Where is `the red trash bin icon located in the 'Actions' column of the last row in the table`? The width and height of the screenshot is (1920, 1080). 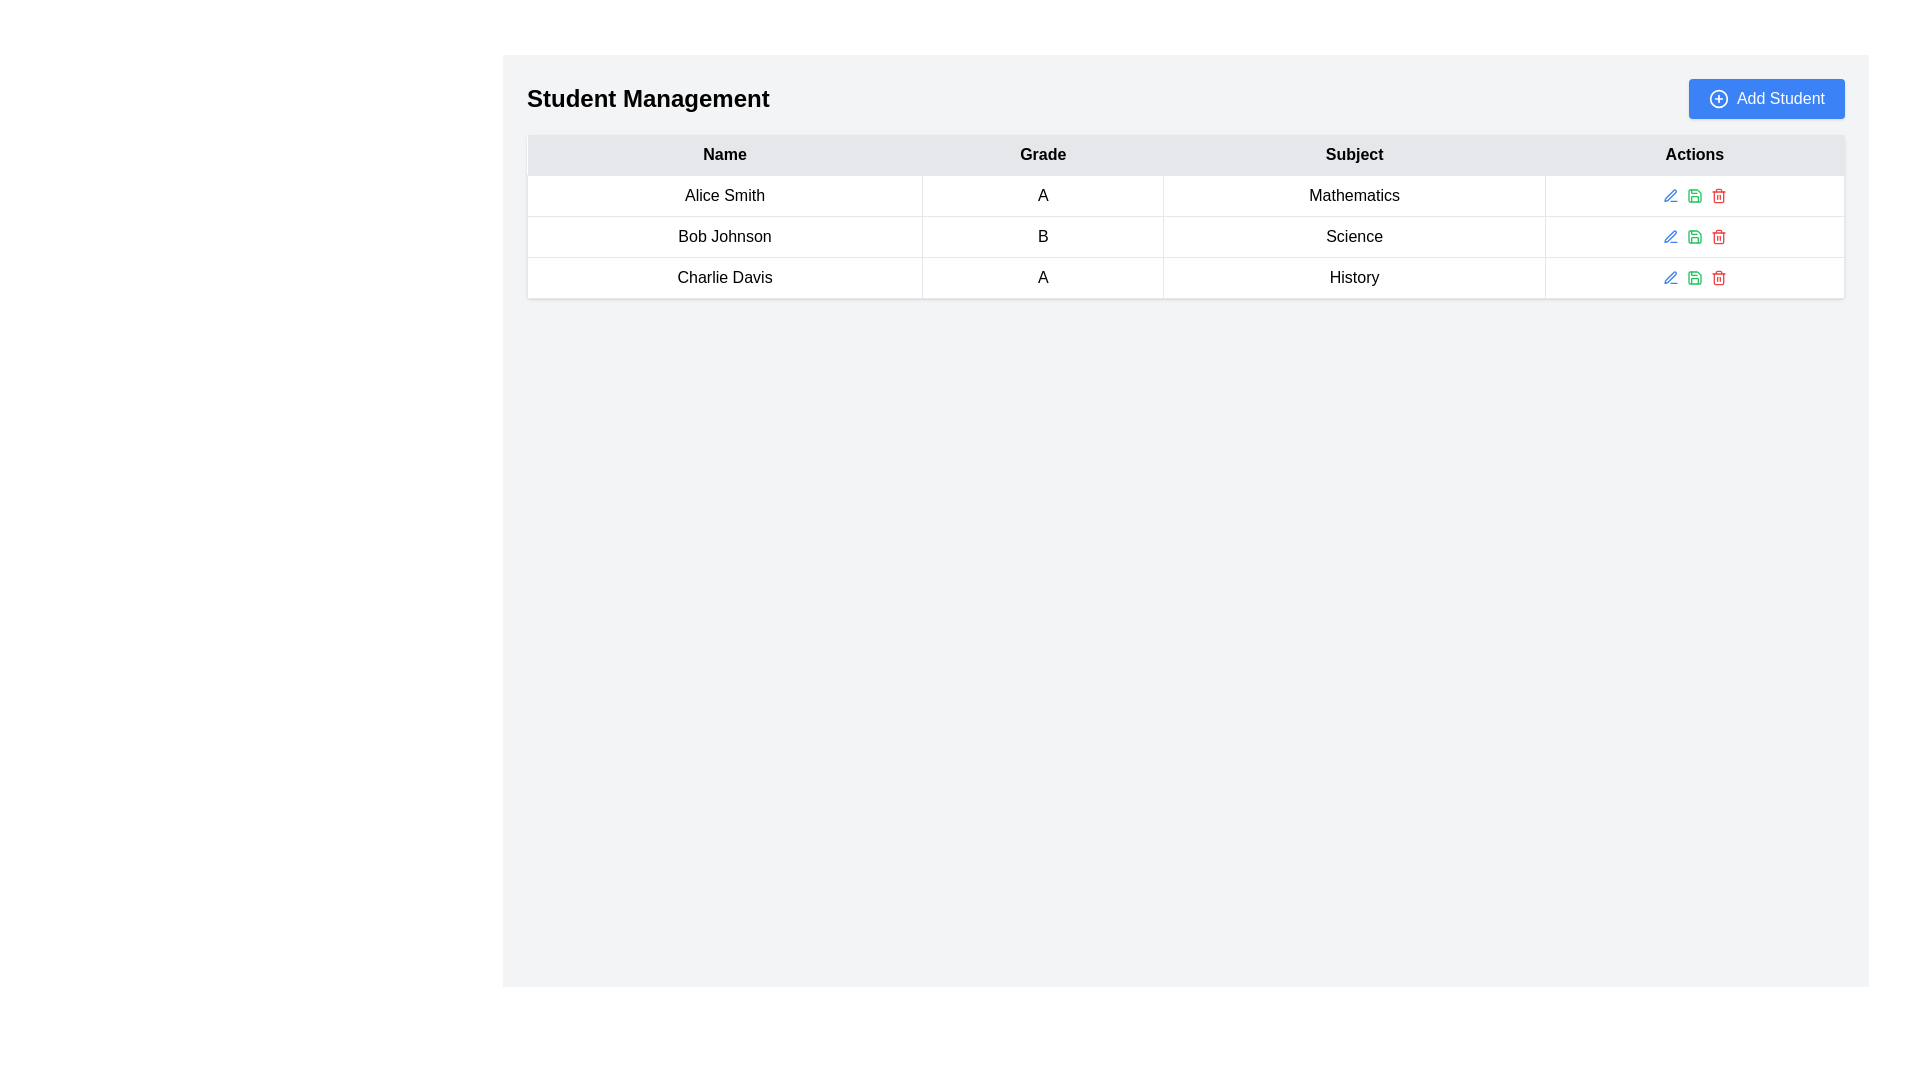 the red trash bin icon located in the 'Actions' column of the last row in the table is located at coordinates (1717, 196).